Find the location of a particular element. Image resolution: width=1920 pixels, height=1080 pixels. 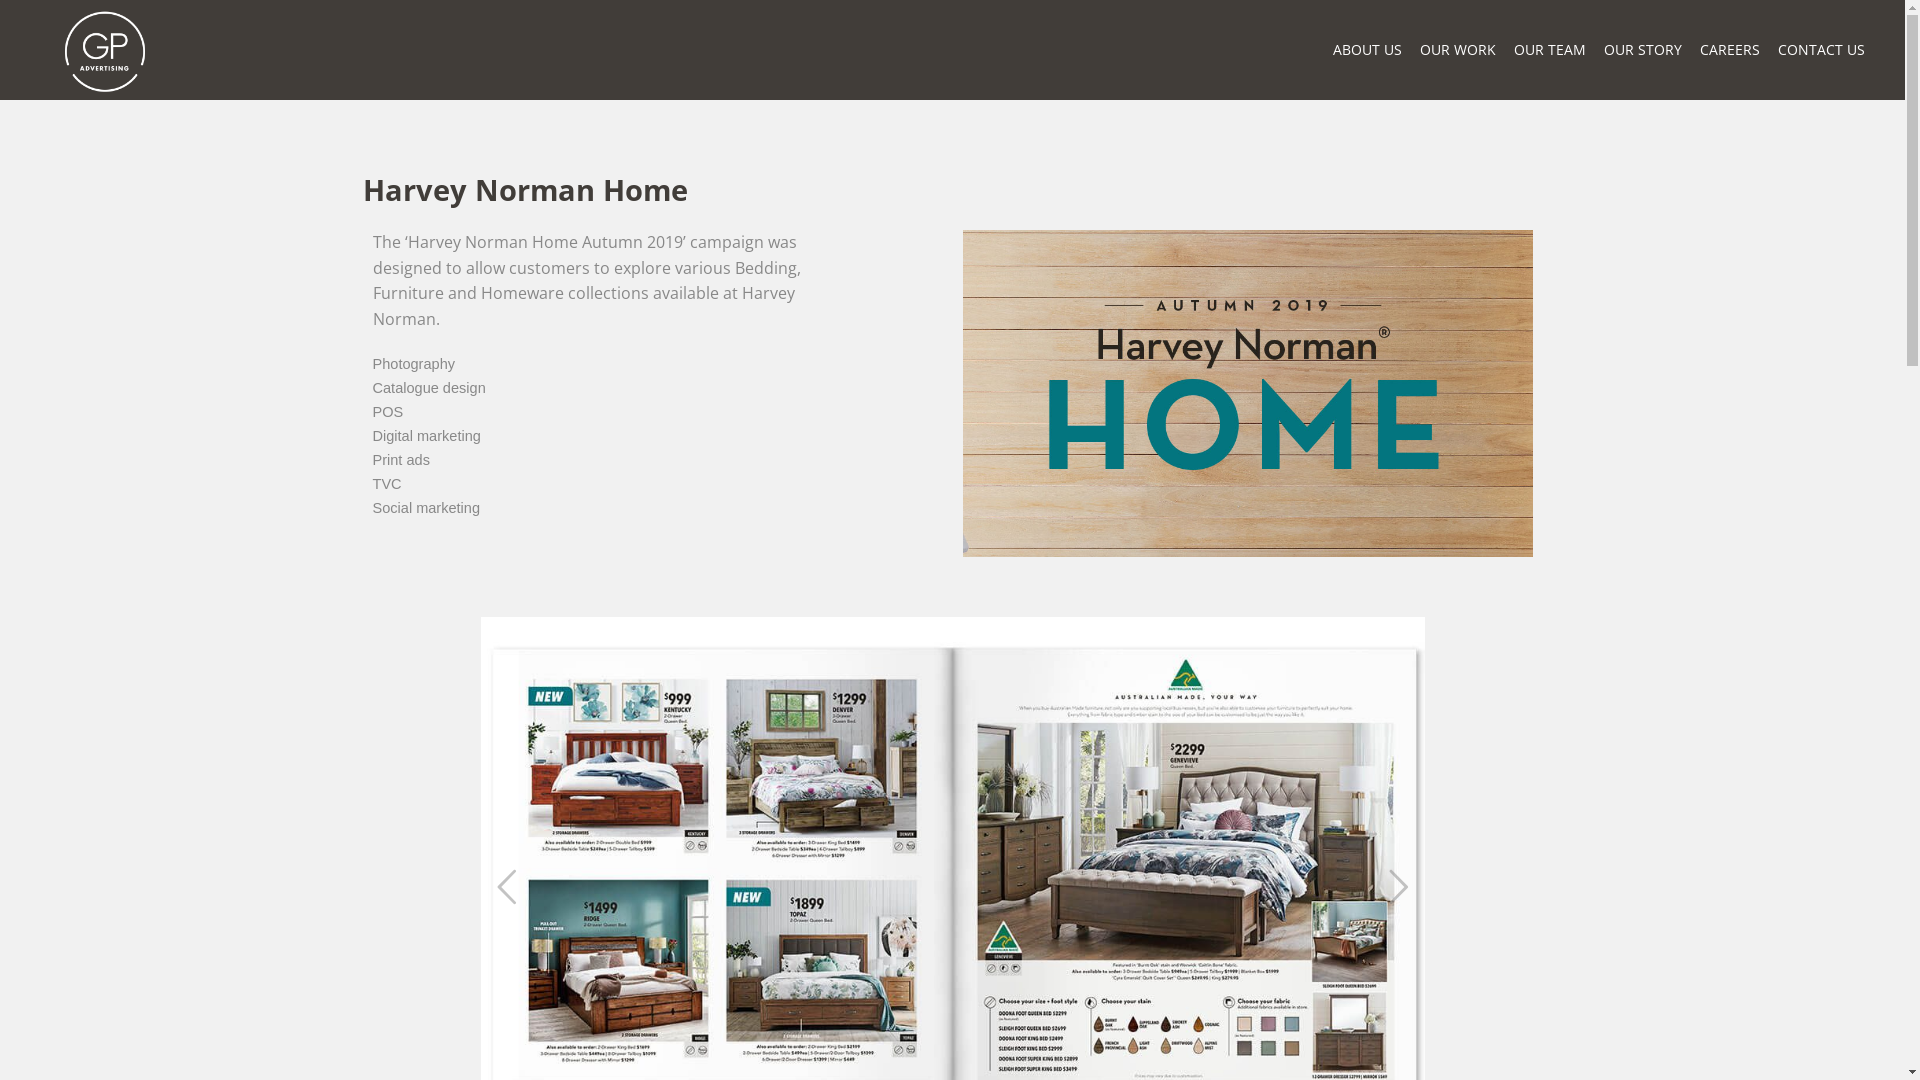

'CAREERS' is located at coordinates (1728, 48).